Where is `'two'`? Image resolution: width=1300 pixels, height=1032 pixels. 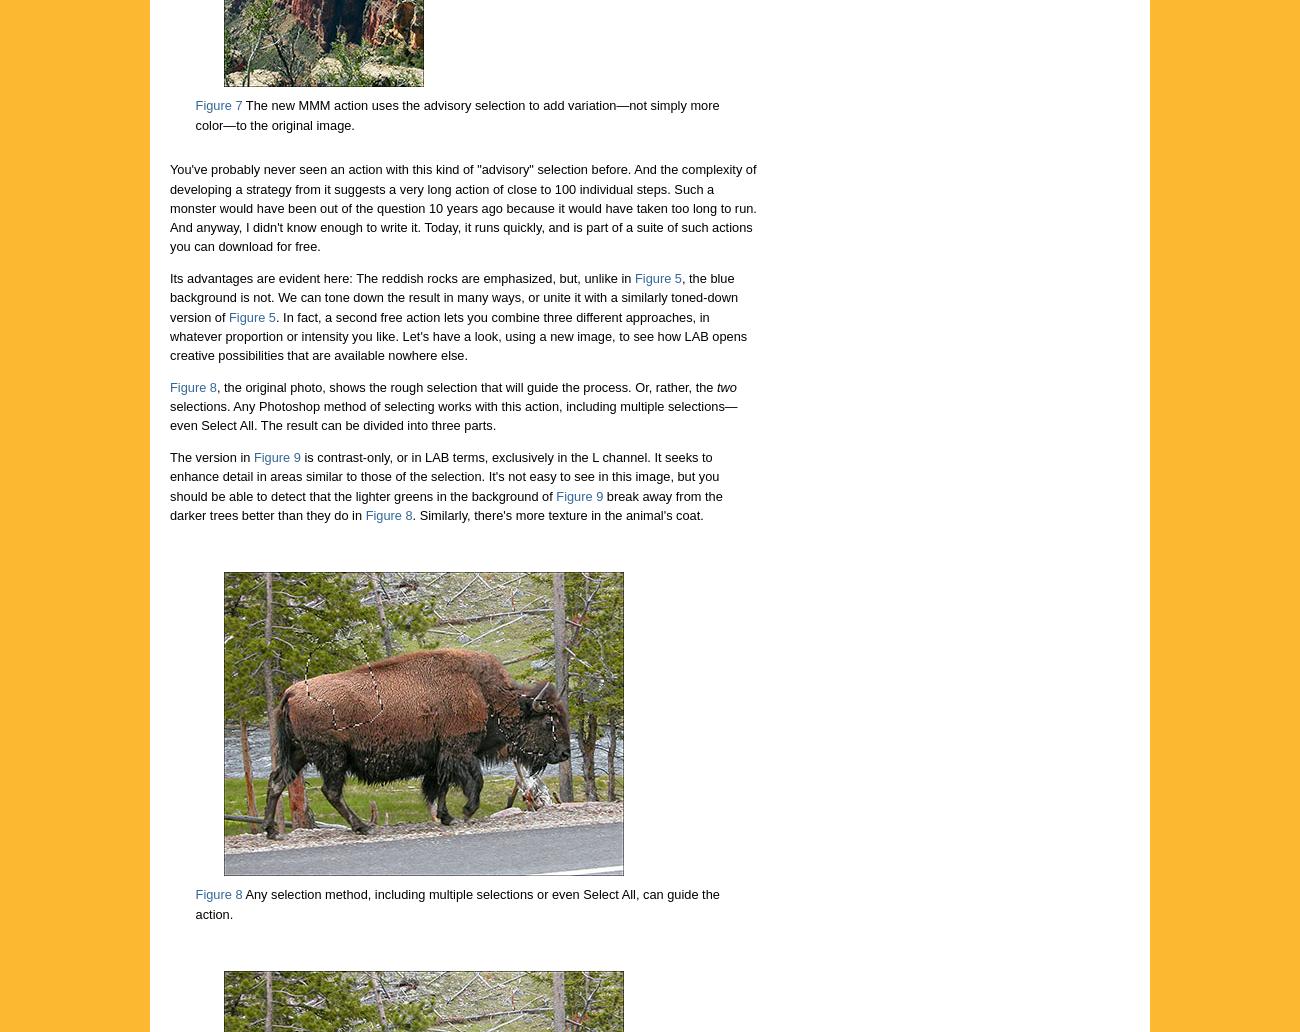 'two' is located at coordinates (726, 386).